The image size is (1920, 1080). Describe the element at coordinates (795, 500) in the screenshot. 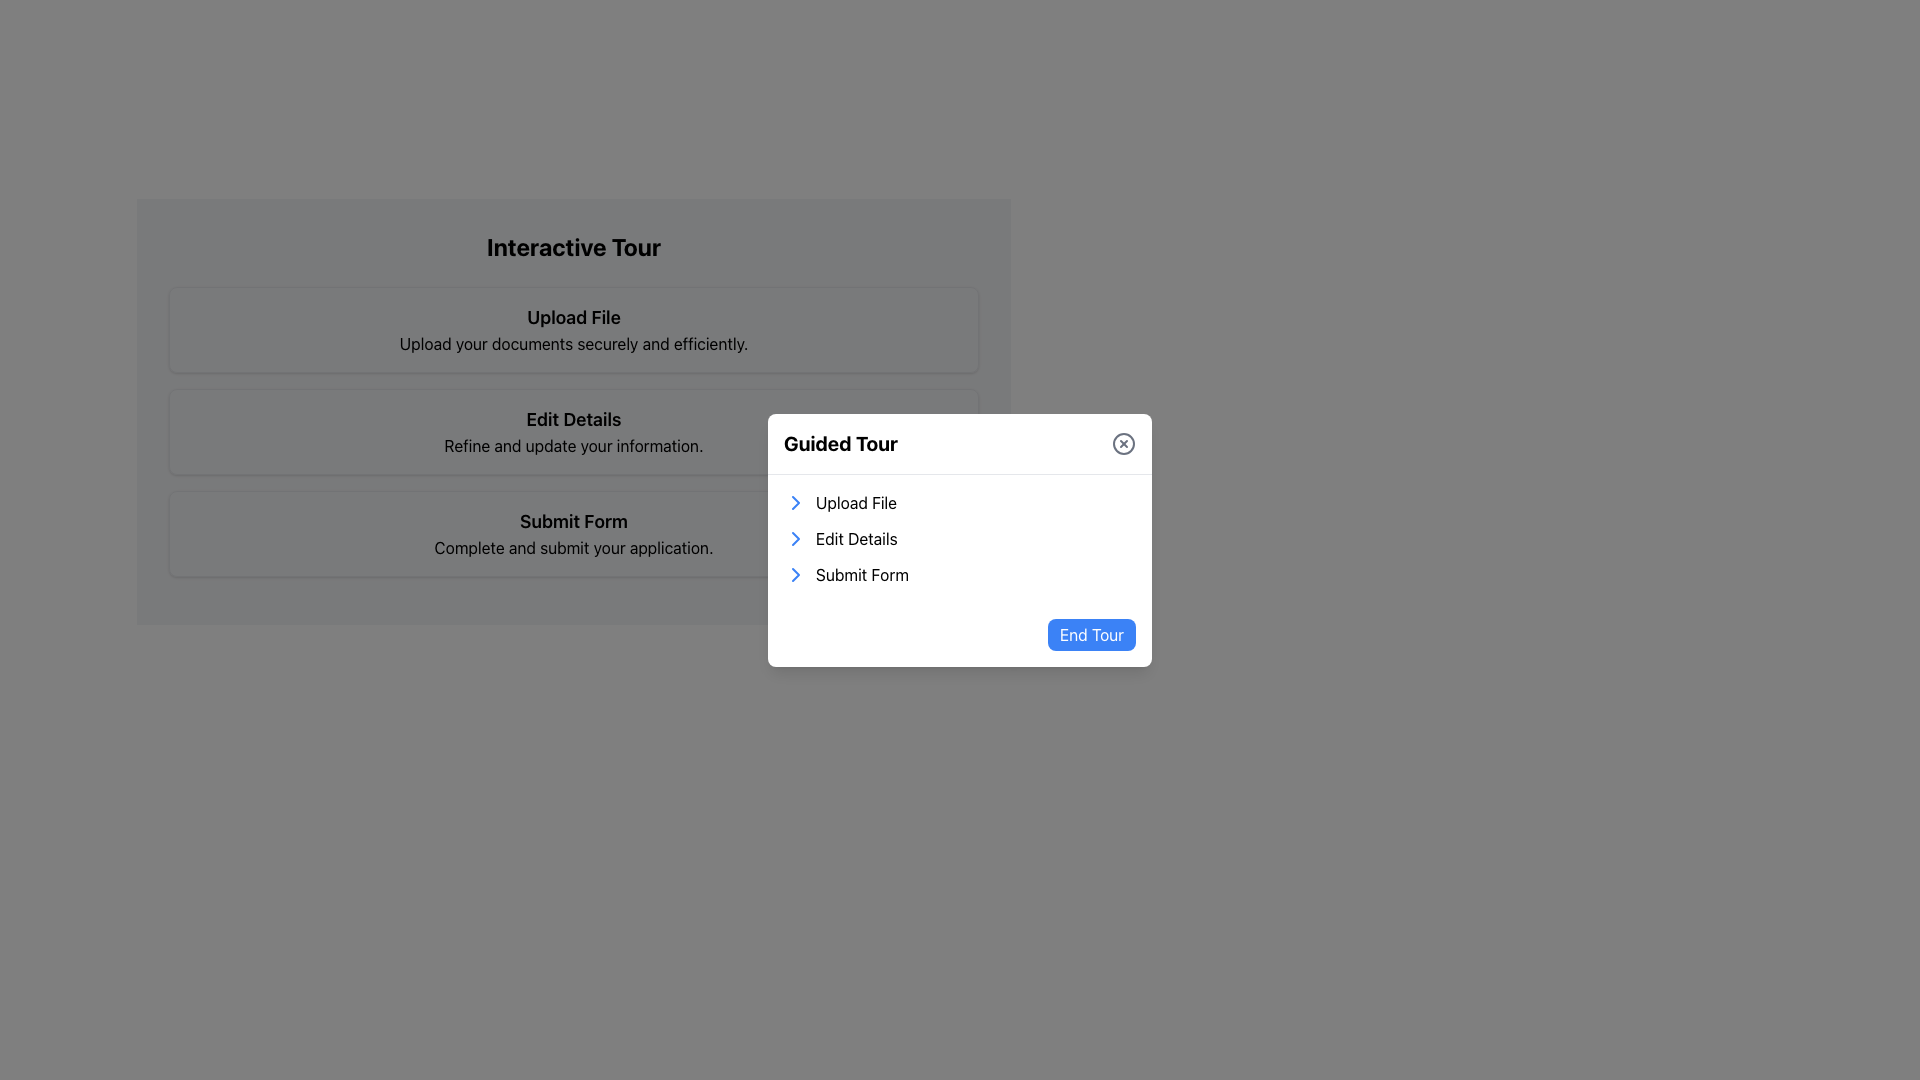

I see `the blue chevron-right icon located within the 'Guided Tour' modal, positioned to the right of 'Edit Details' and between 'Upload File' and 'Submit Form' steps` at that location.